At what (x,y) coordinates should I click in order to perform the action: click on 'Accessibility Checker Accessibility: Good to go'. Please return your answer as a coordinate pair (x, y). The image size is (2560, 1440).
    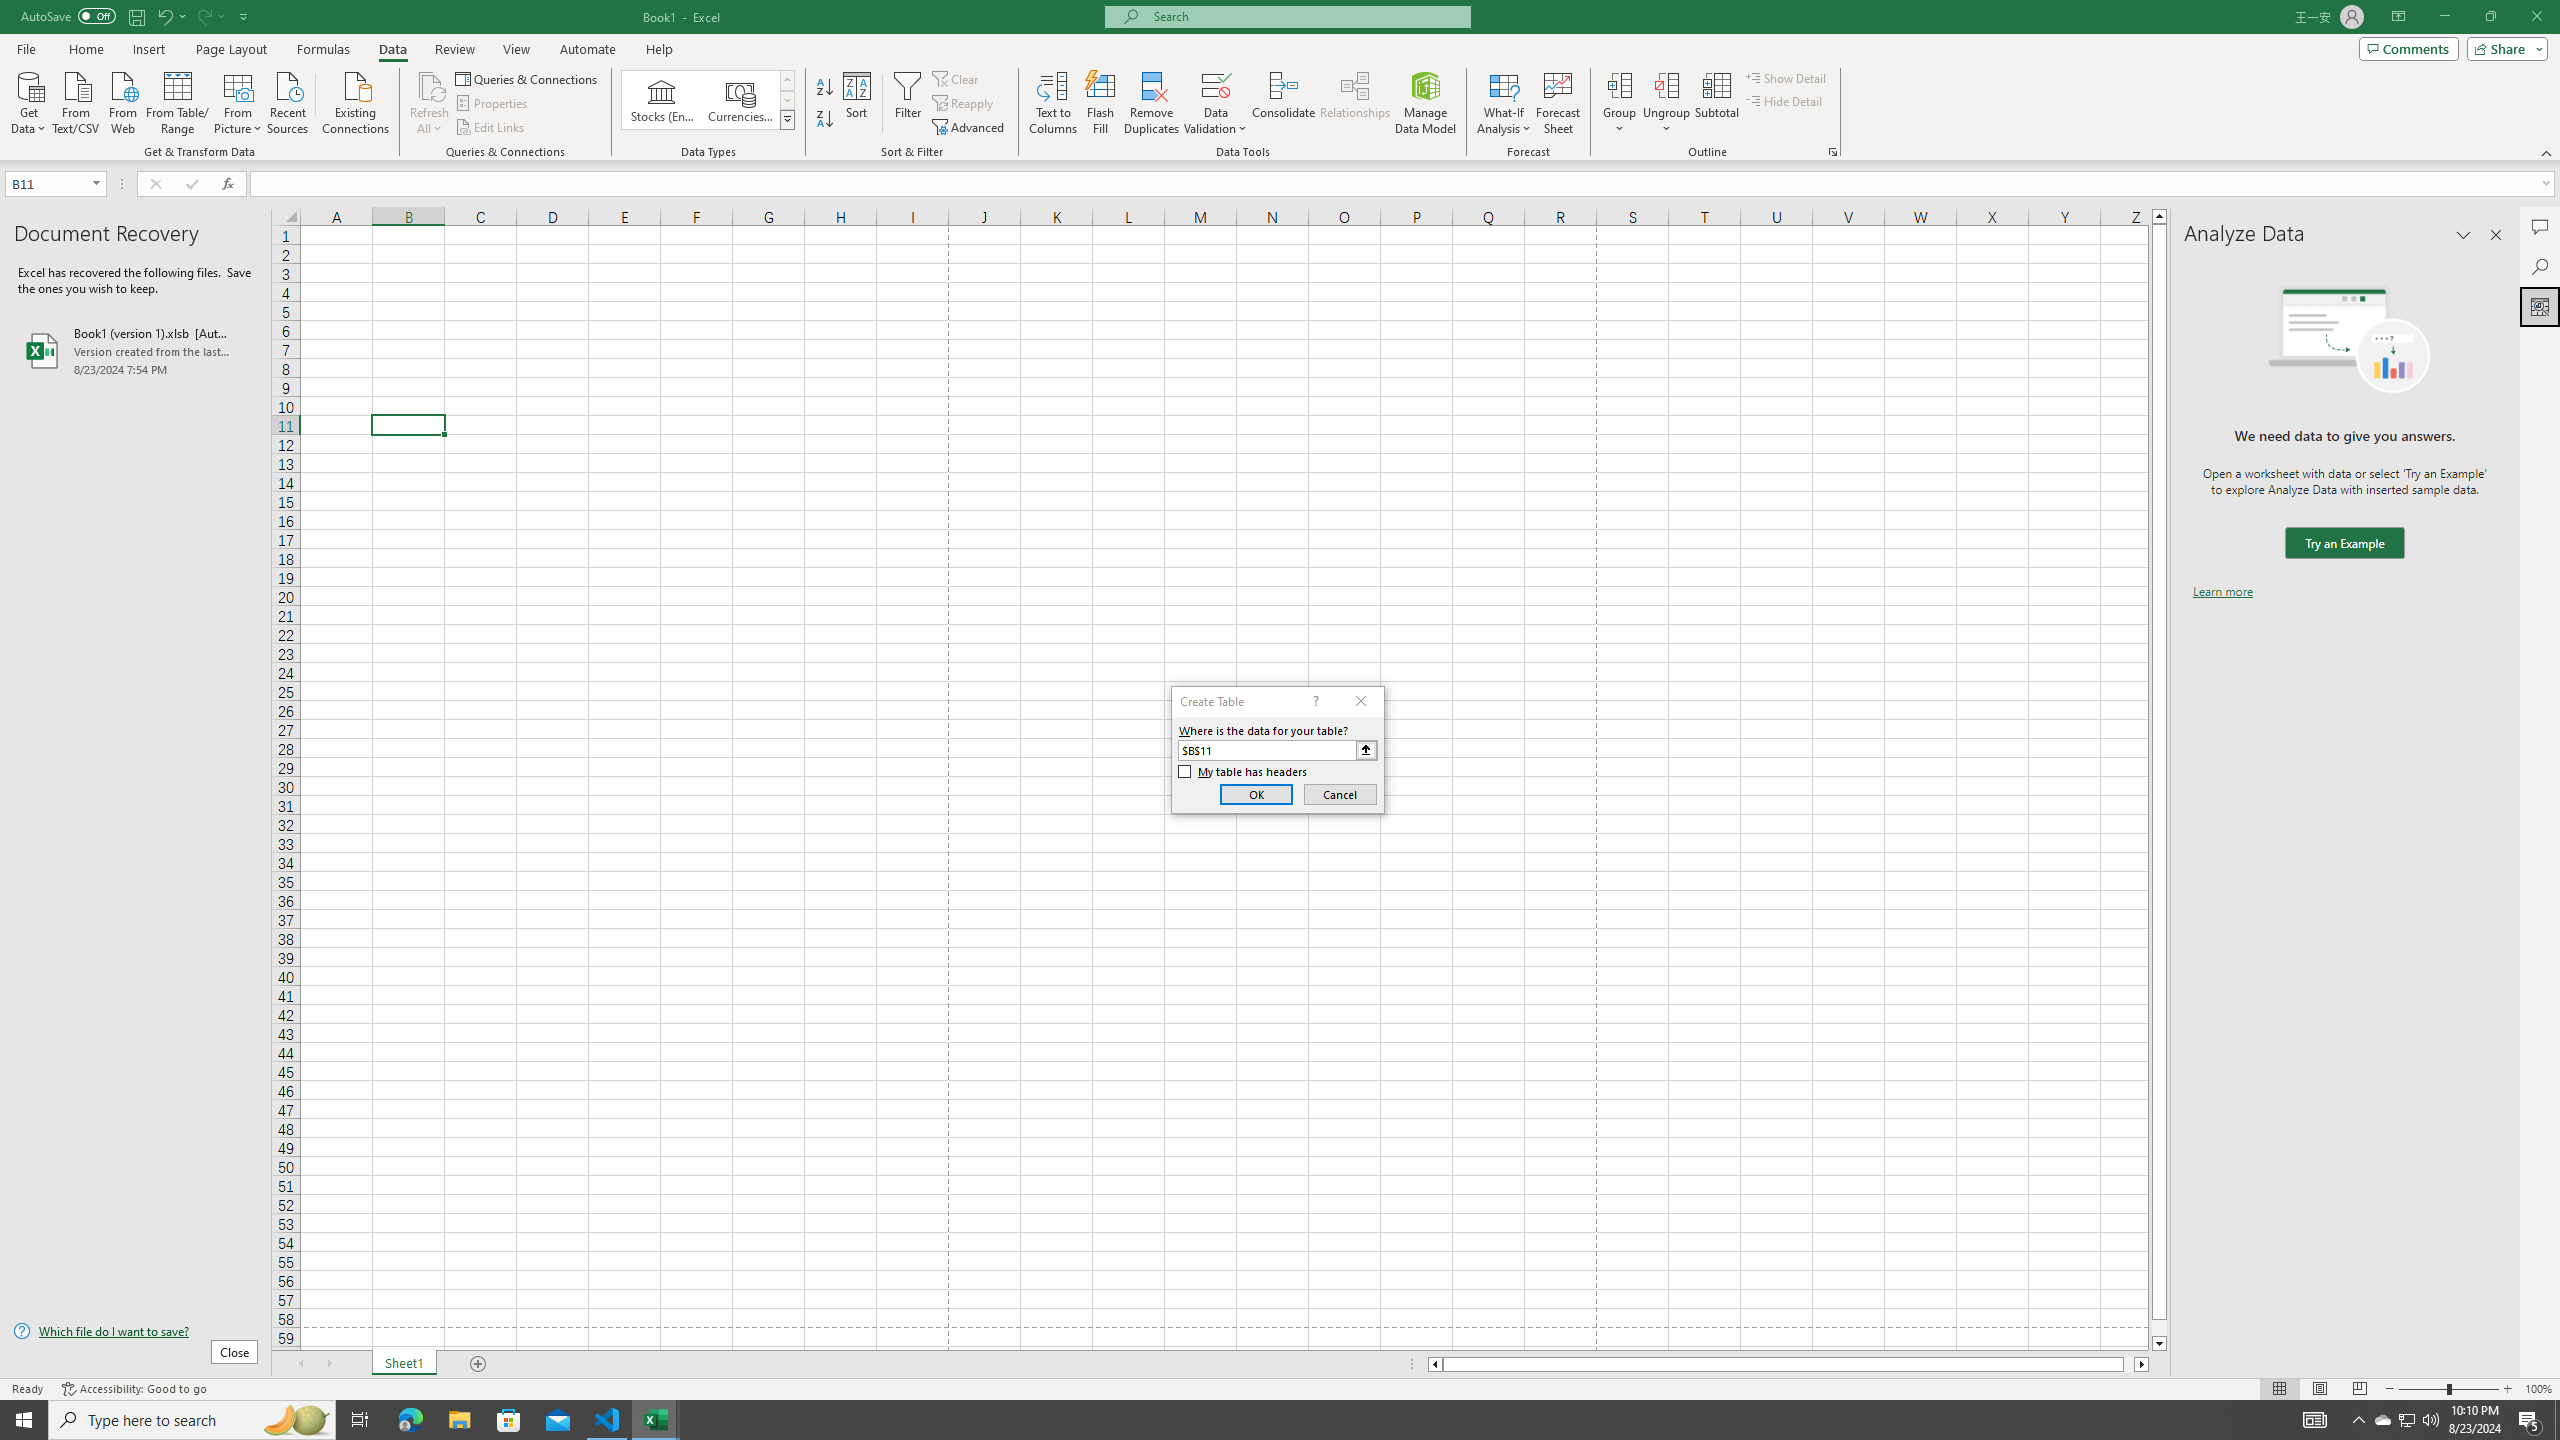
    Looking at the image, I should click on (134, 1389).